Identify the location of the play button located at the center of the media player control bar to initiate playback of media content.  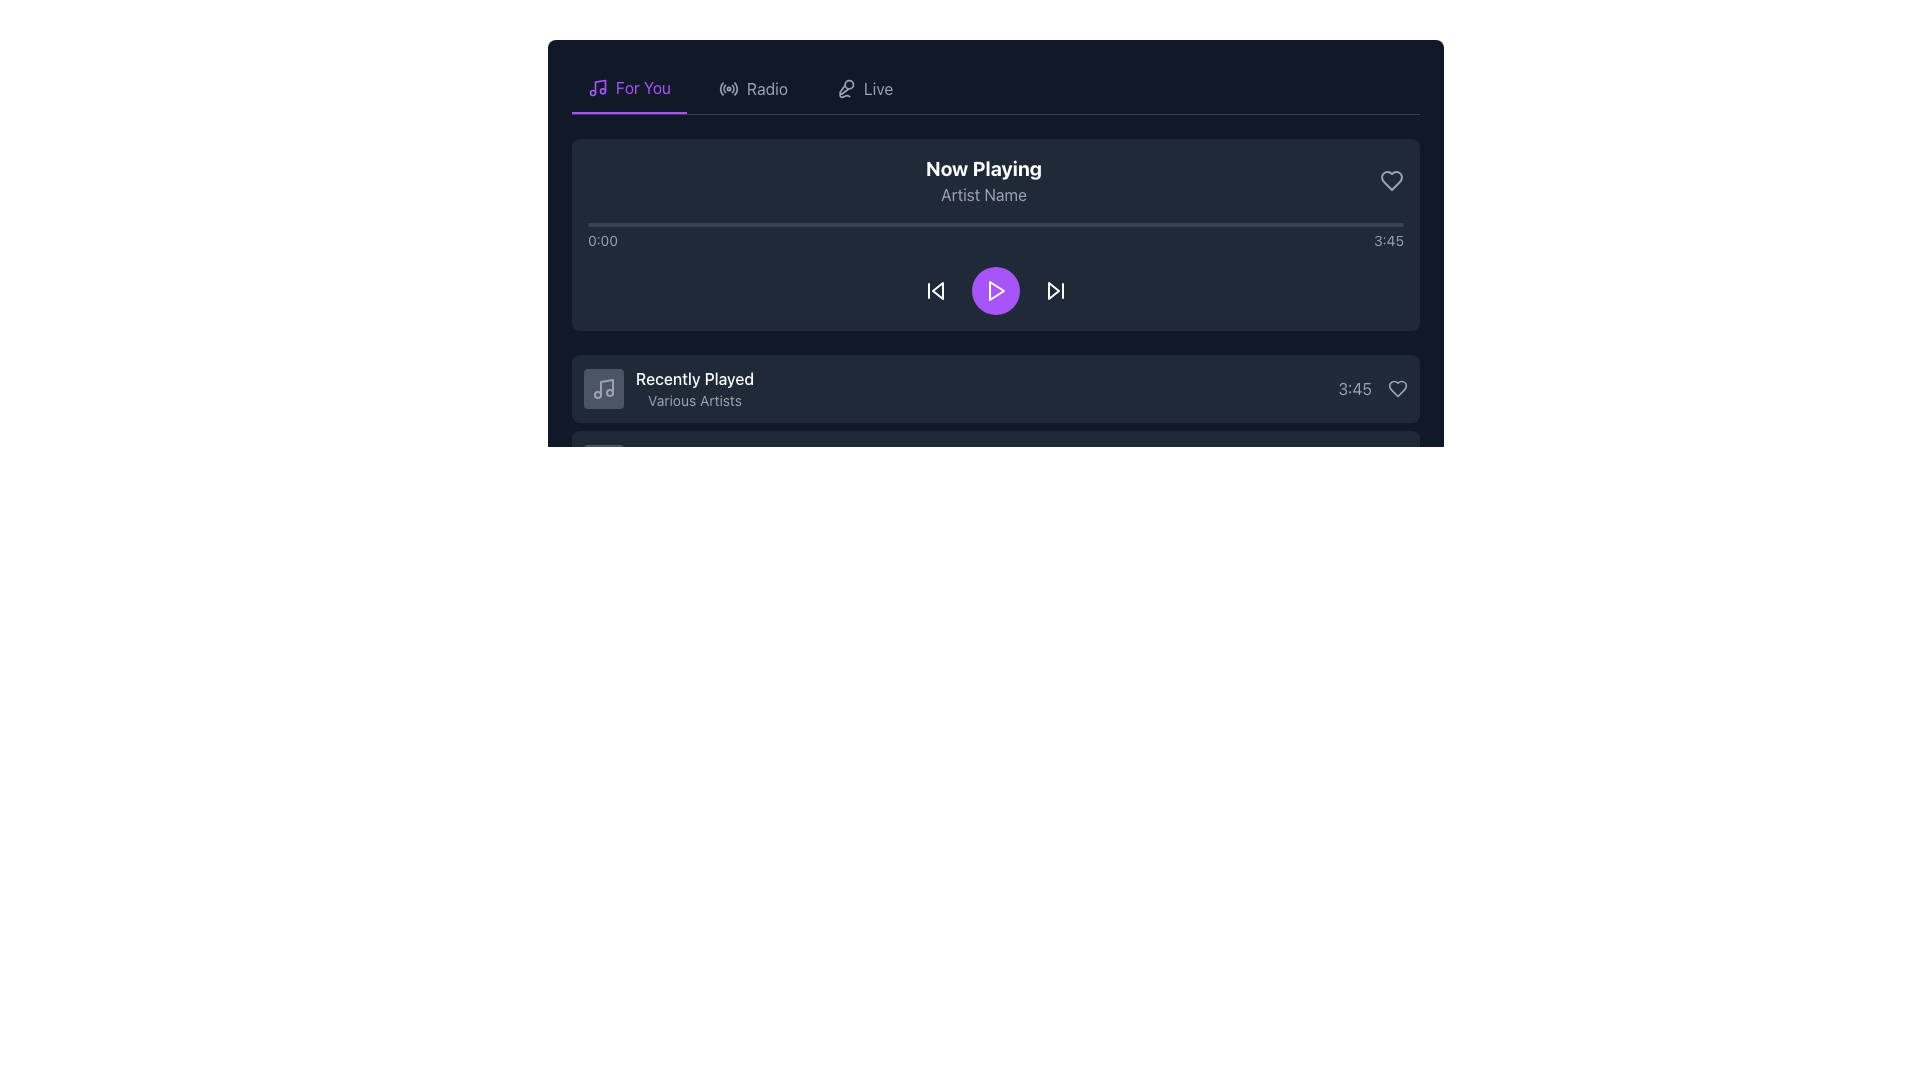
(996, 290).